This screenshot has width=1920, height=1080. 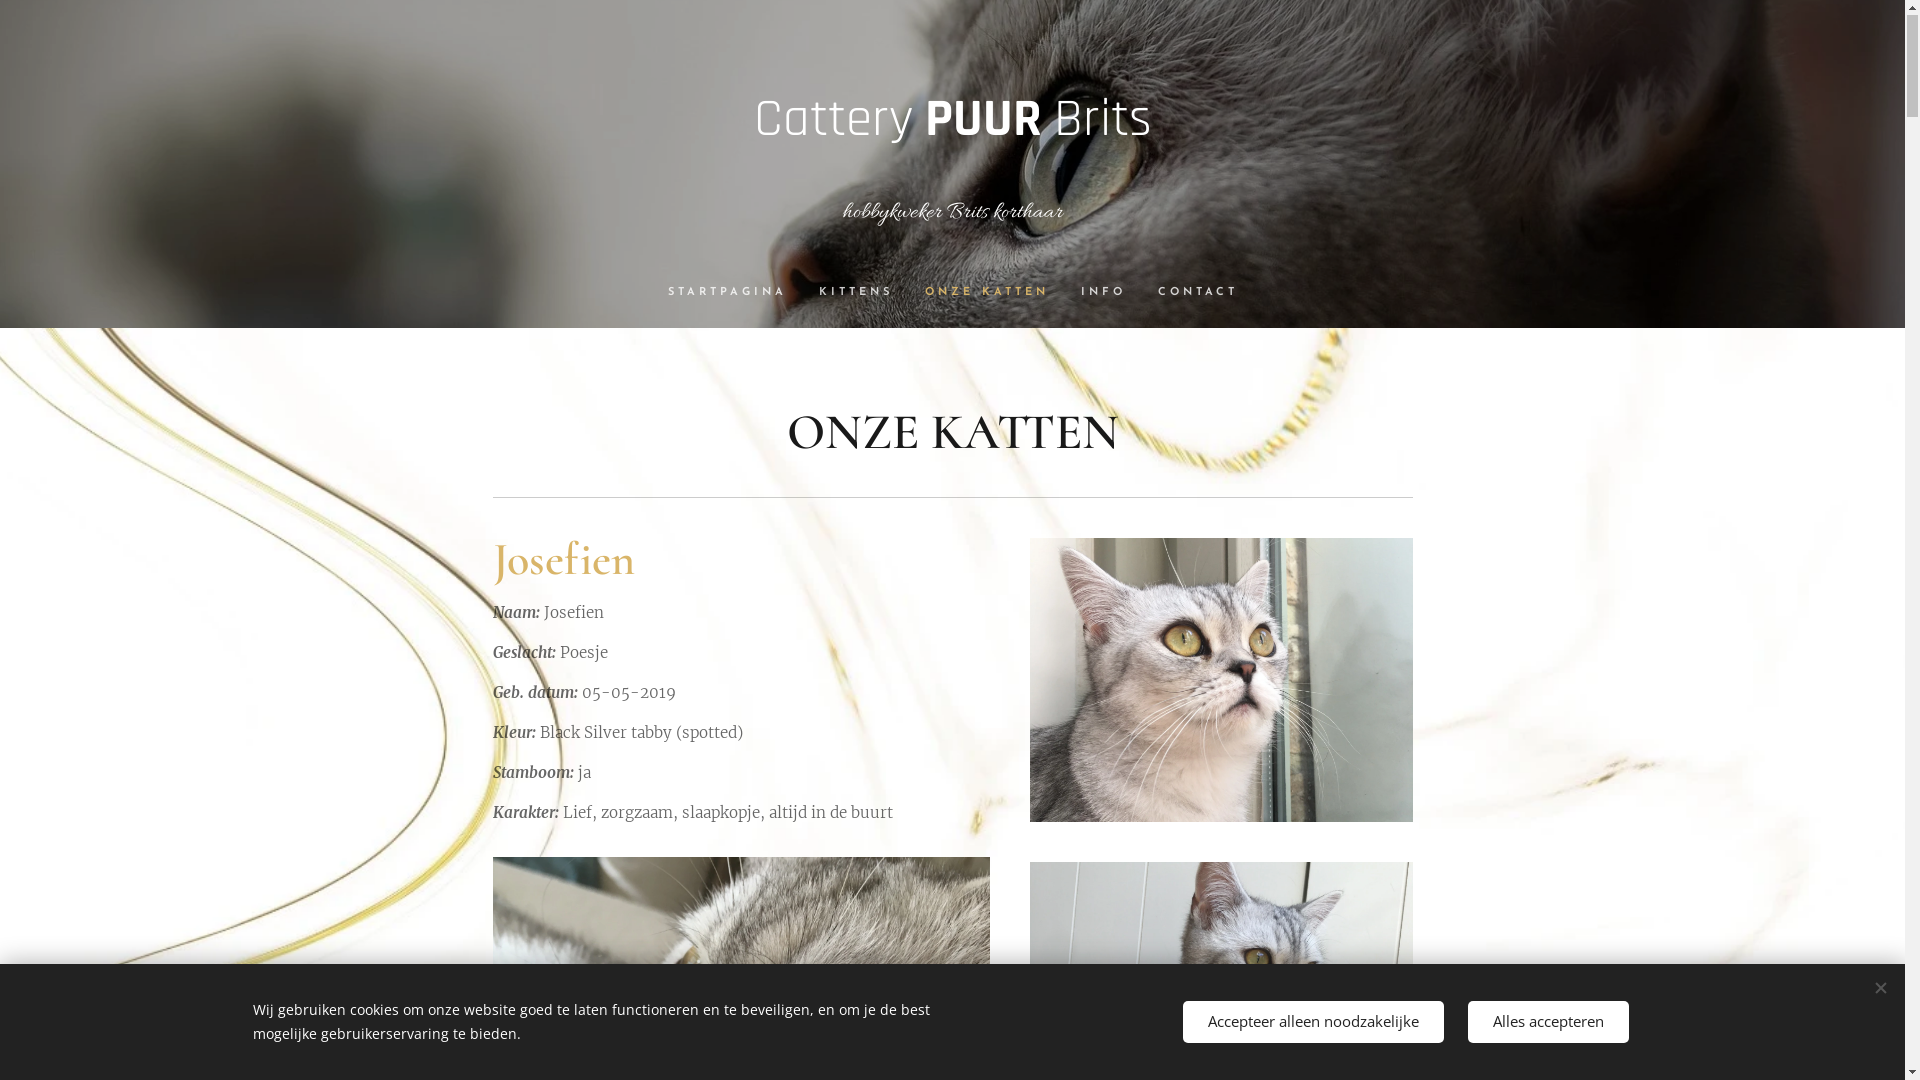 I want to click on 'ONZE KATTEN', so click(x=985, y=293).